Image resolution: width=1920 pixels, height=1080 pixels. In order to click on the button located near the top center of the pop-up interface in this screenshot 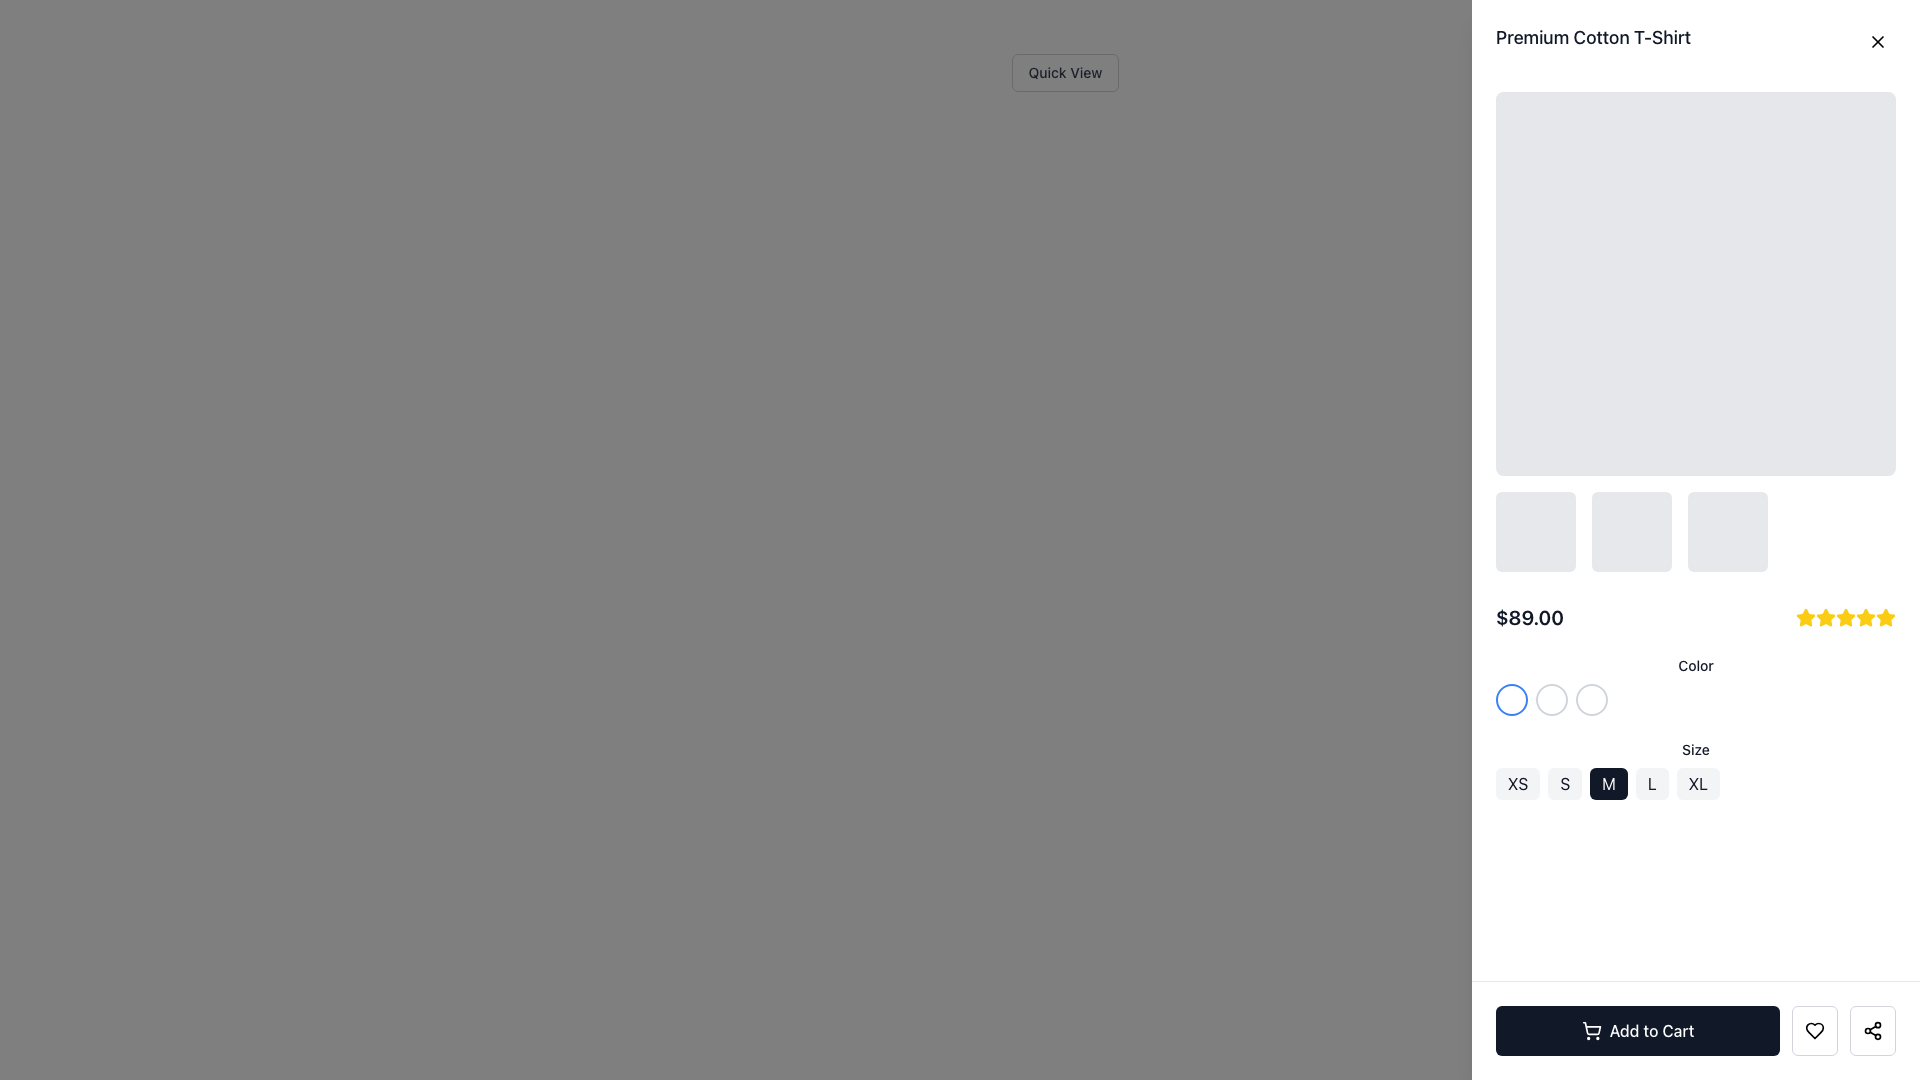, I will do `click(1064, 72)`.